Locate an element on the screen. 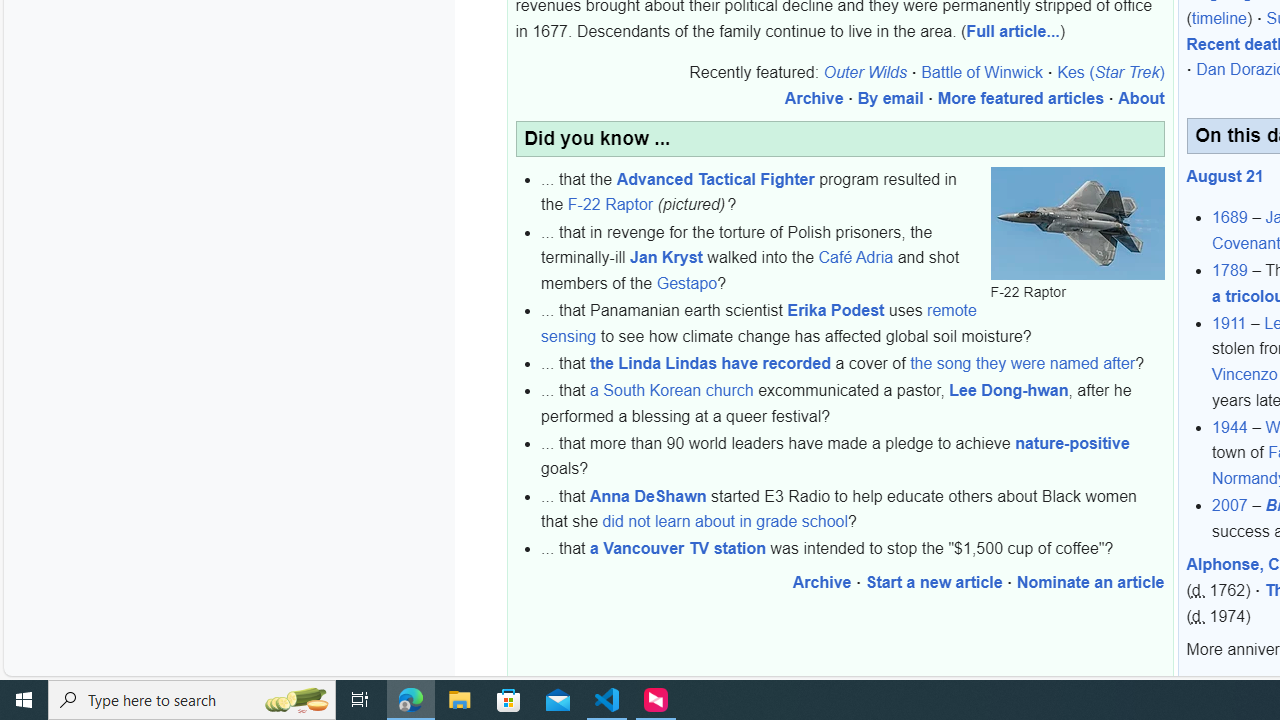  'a Vancouver TV station' is located at coordinates (678, 549).